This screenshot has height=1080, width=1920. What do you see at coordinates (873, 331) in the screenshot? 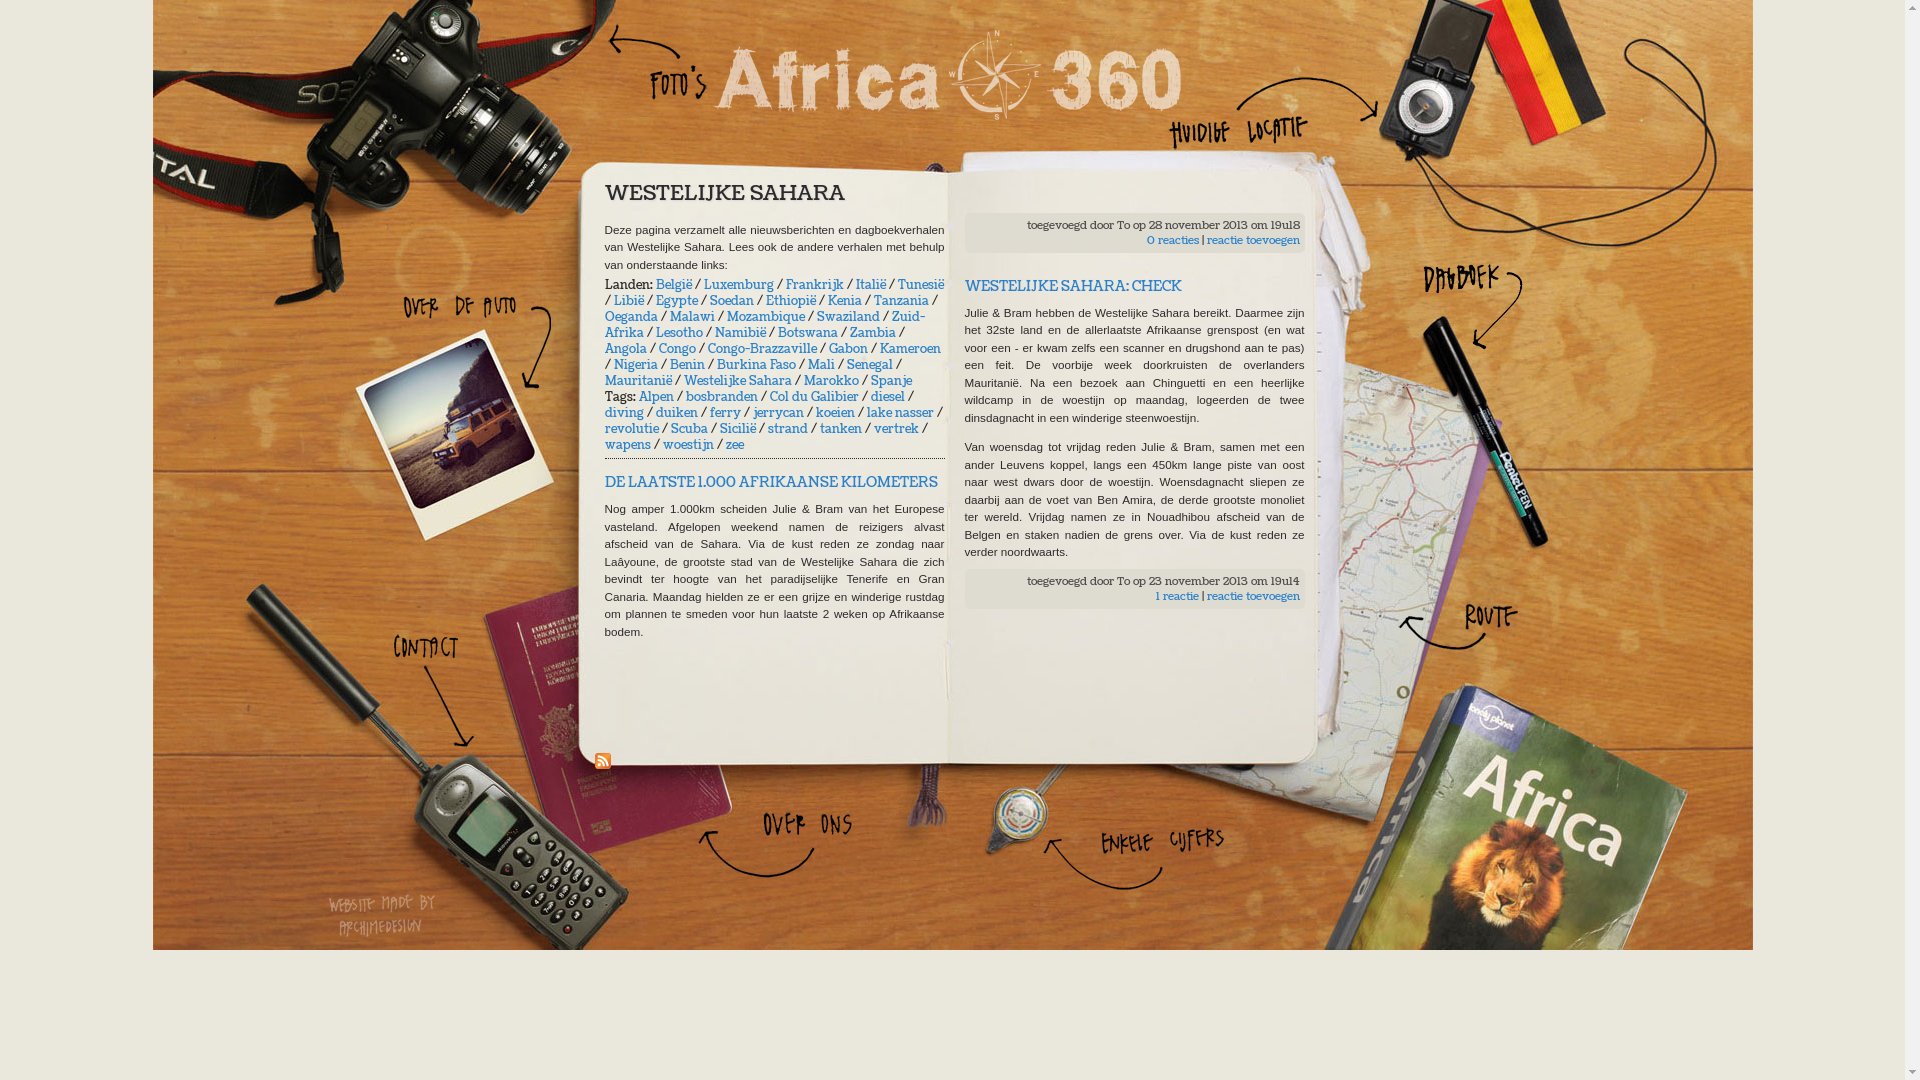
I see `'Zambia'` at bounding box center [873, 331].